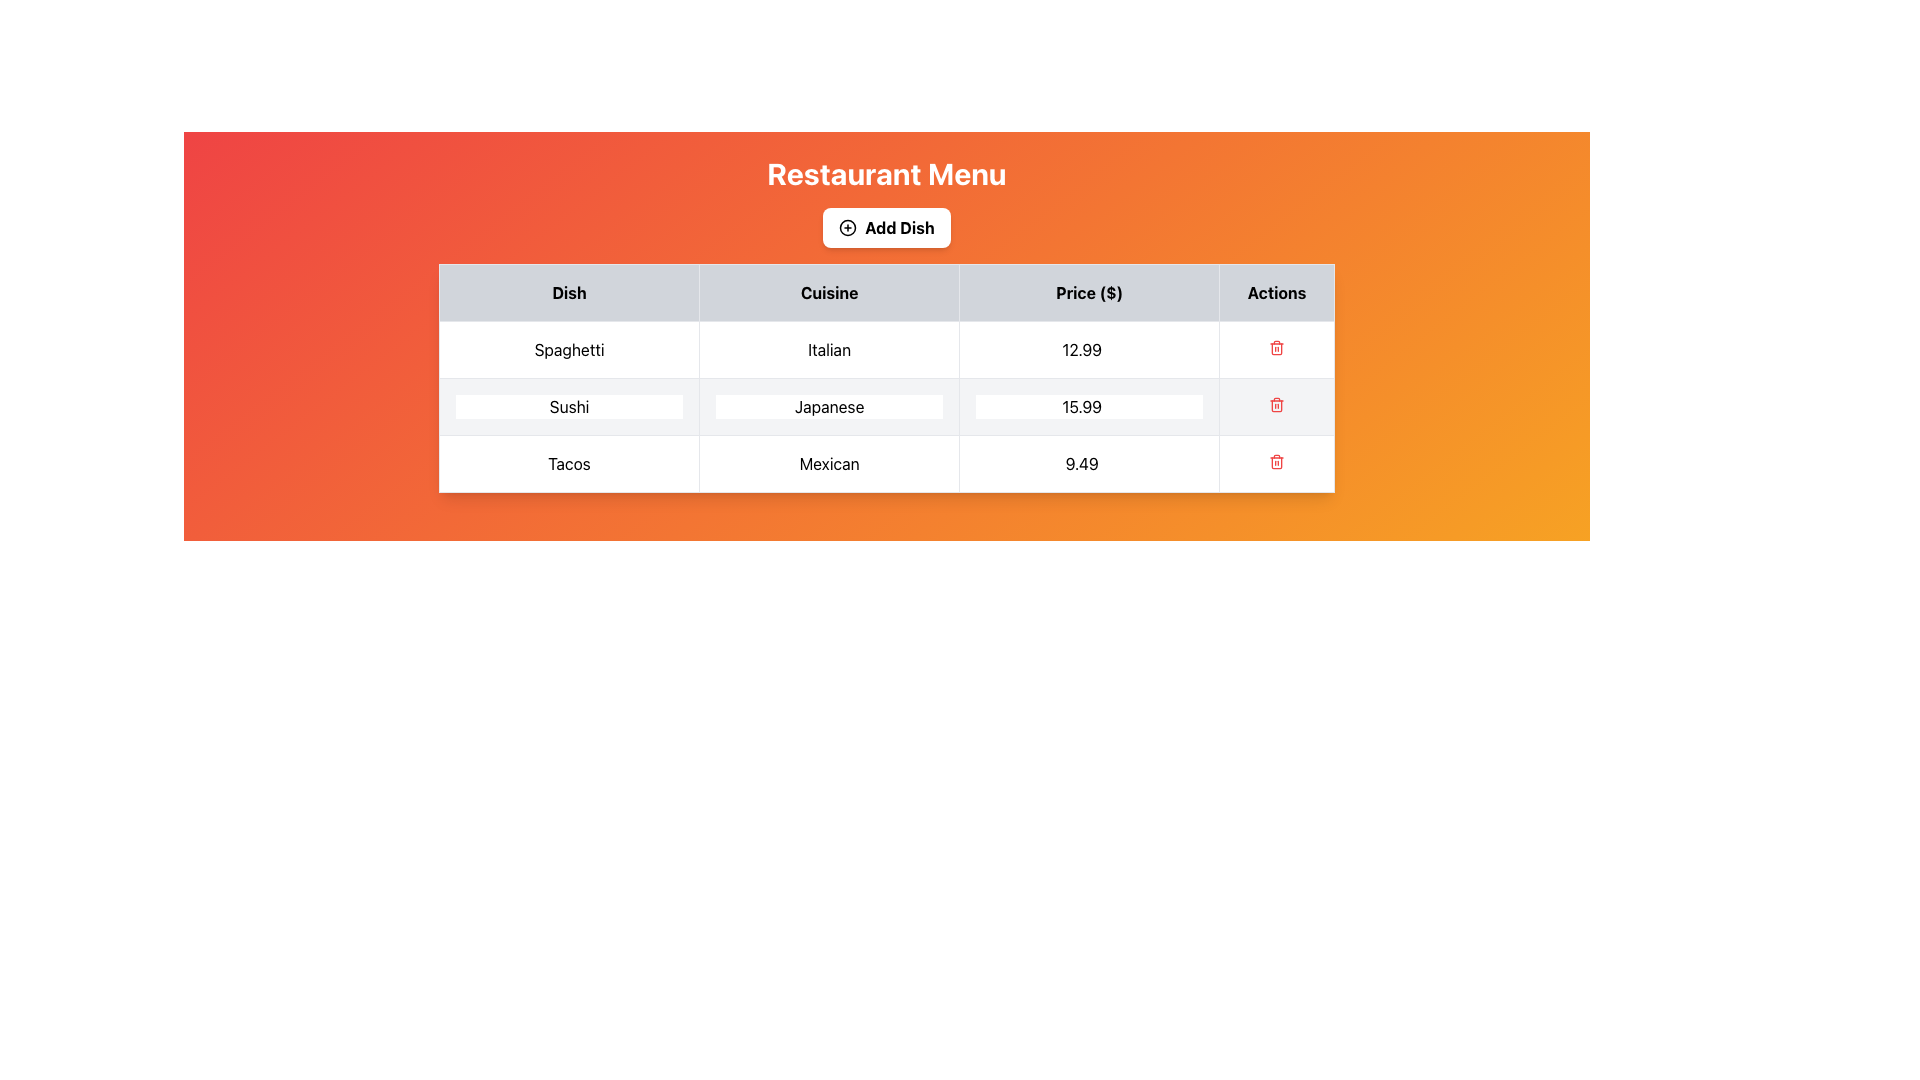 The height and width of the screenshot is (1080, 1920). What do you see at coordinates (829, 463) in the screenshot?
I see `the text display indicating the cuisine type for the dish 'Tacos' in the restaurant menu, located in the third row and second column of the table` at bounding box center [829, 463].